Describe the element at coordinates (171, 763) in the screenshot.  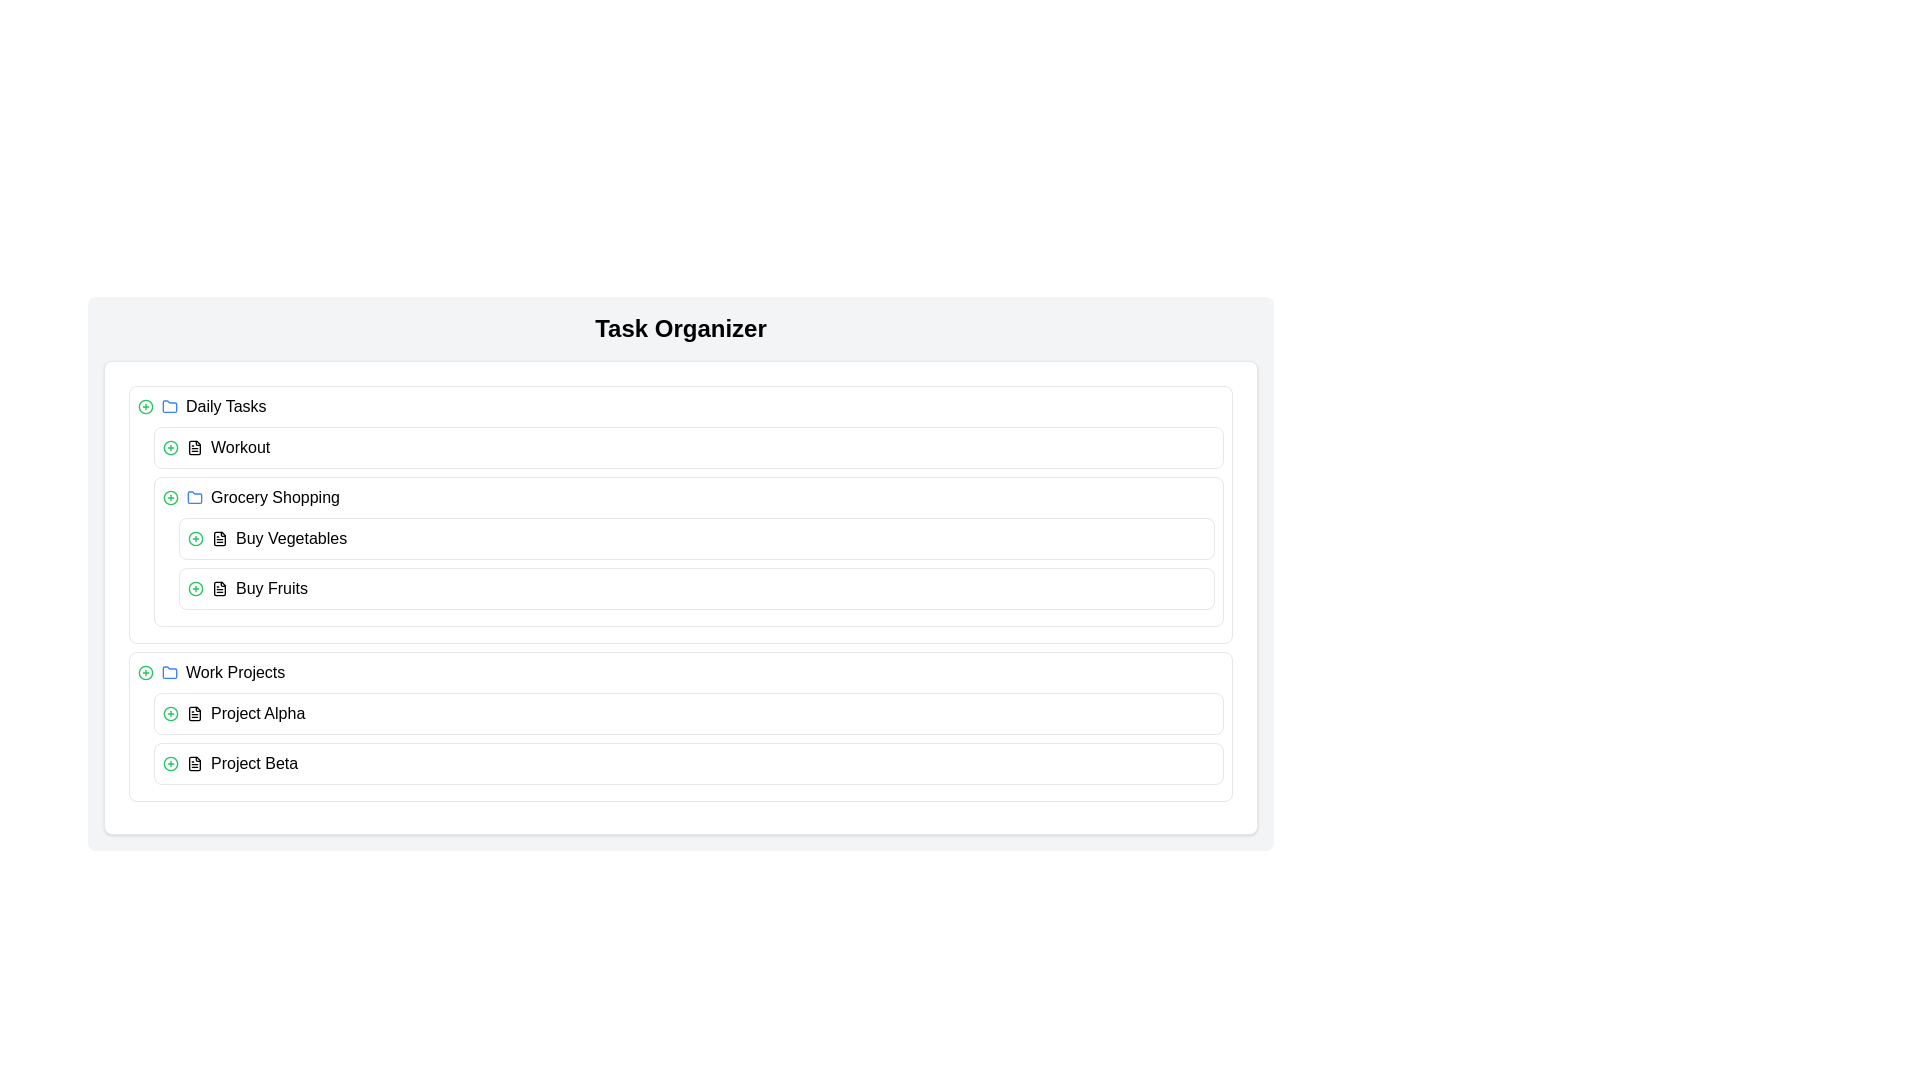
I see `the central circular decorative element of the interactive icon next to the 'Grocery Shopping' folder in the 'Task Organizer' interface to engage its functionality` at that location.